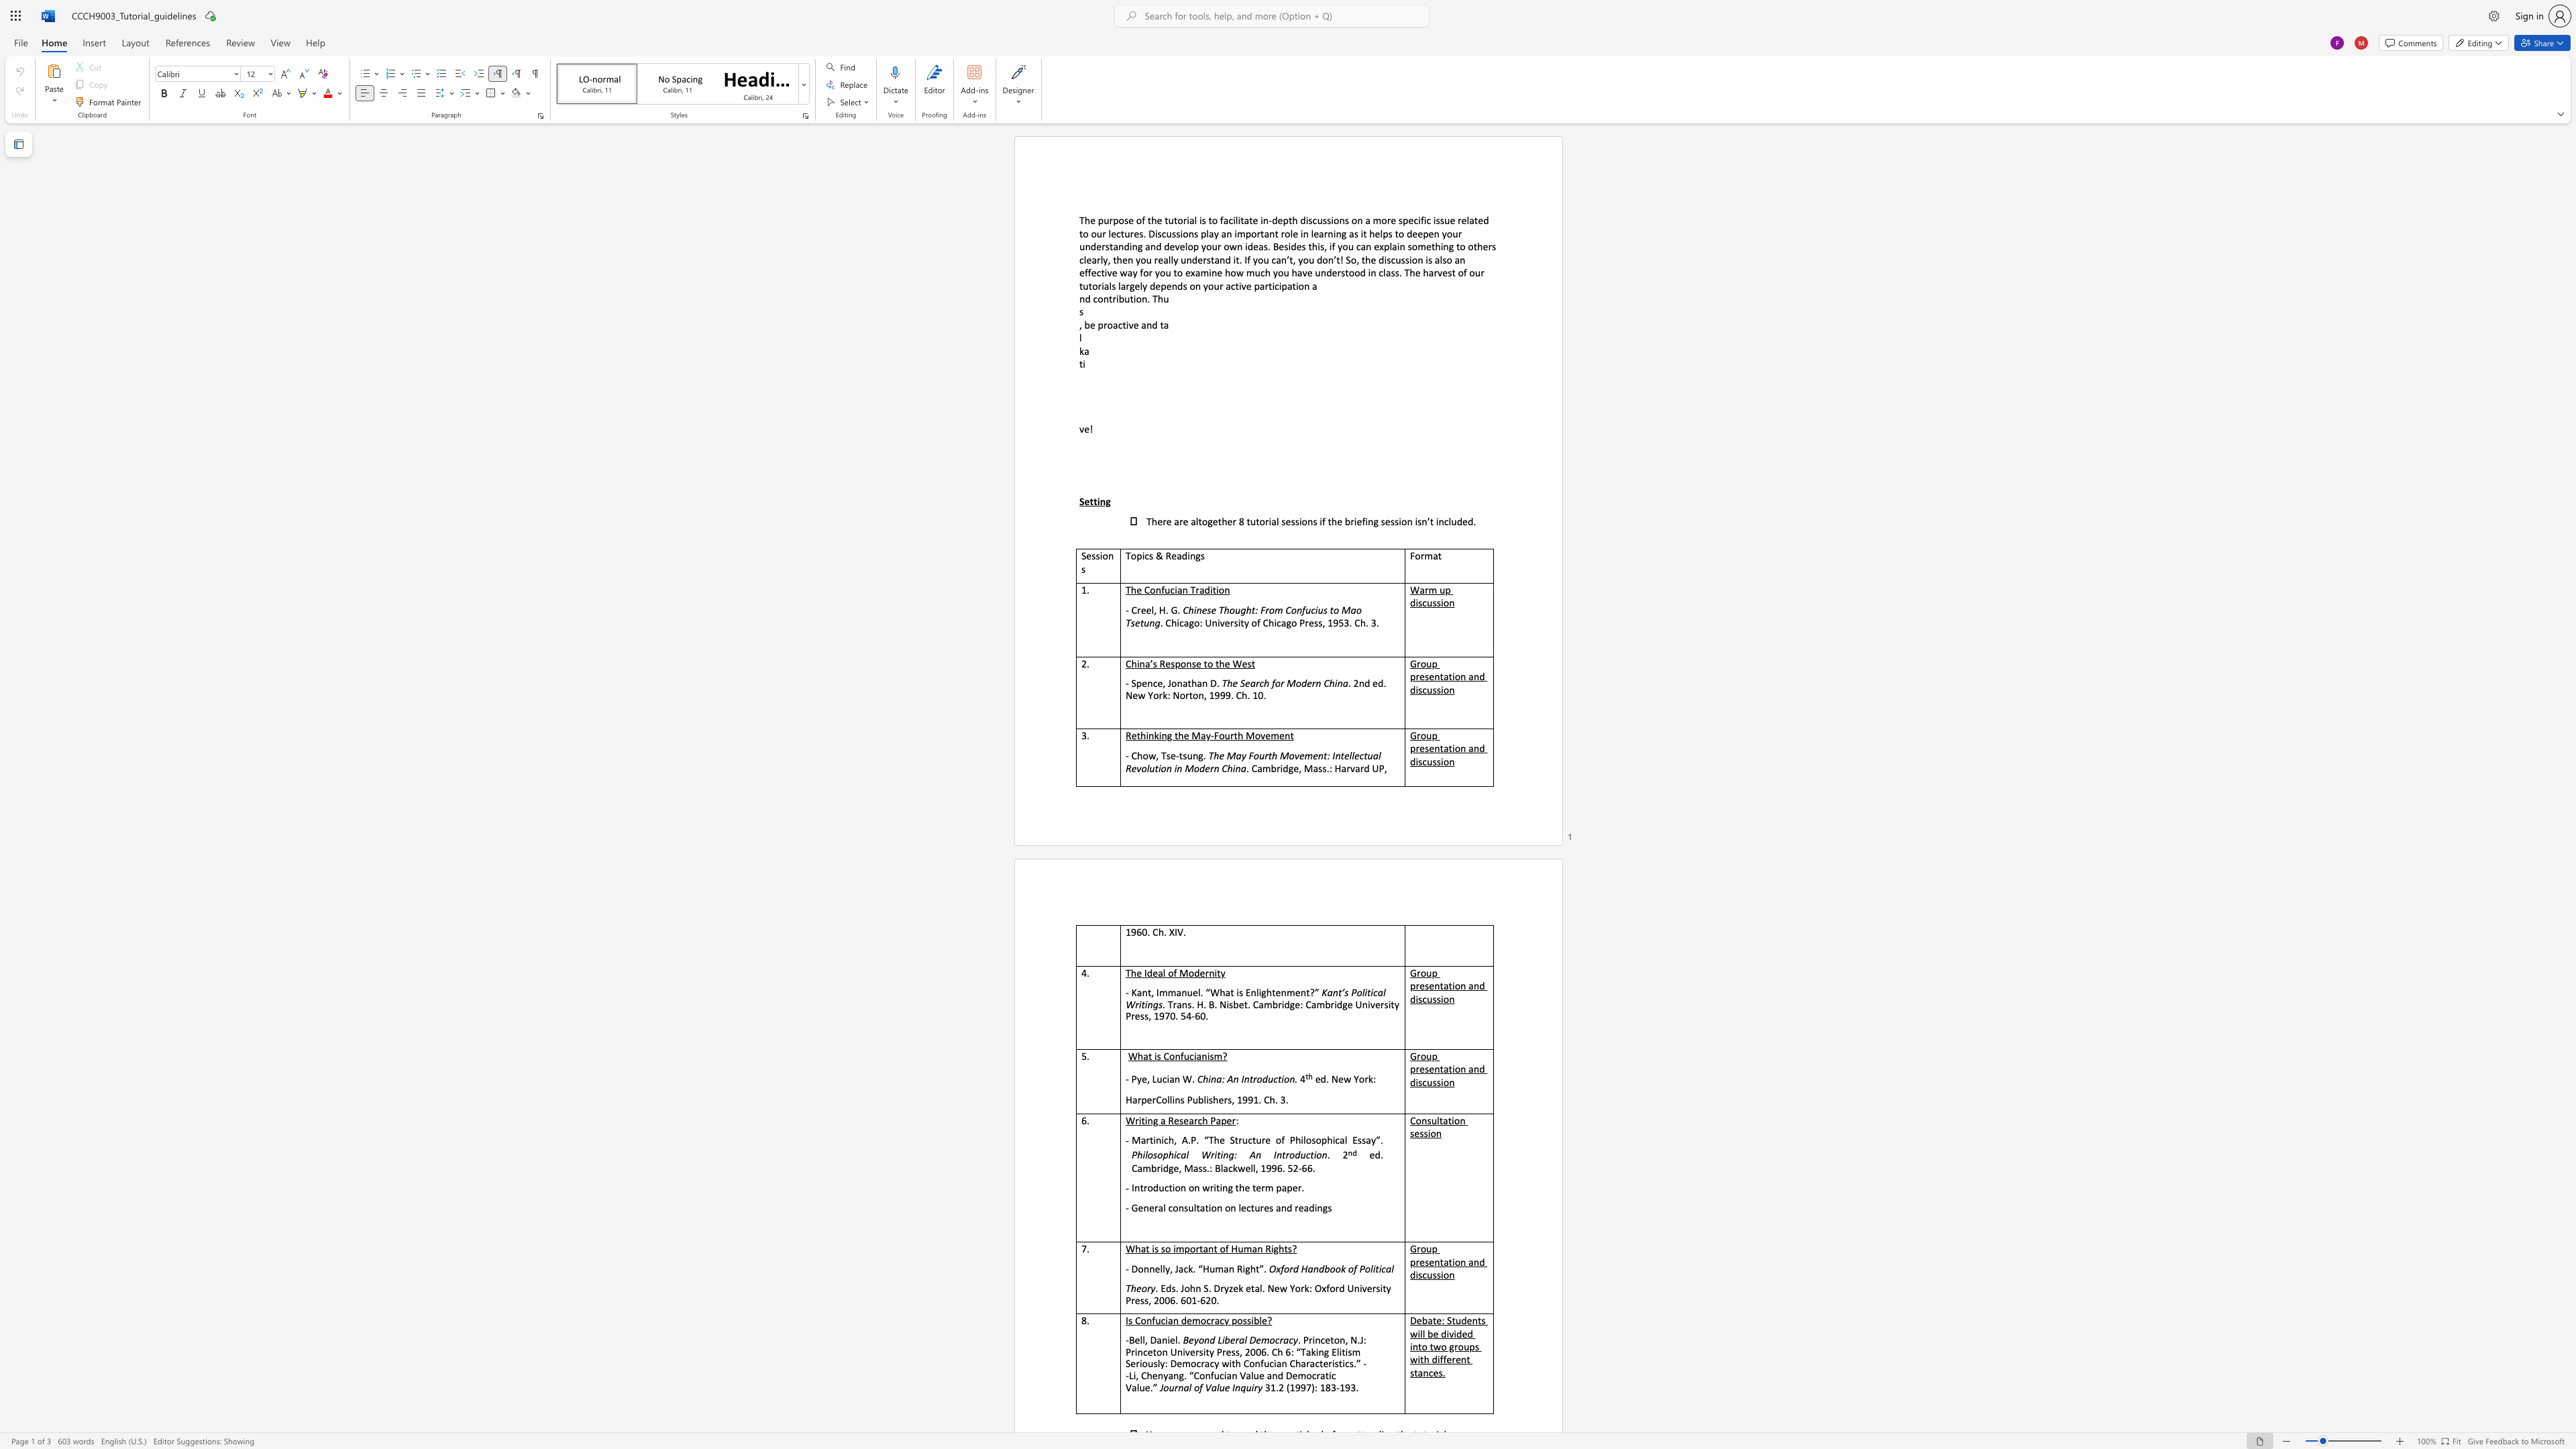 The height and width of the screenshot is (1449, 2576). Describe the element at coordinates (1145, 1079) in the screenshot. I see `the subset text ", L" within the text "- Pye, Lucian W."` at that location.